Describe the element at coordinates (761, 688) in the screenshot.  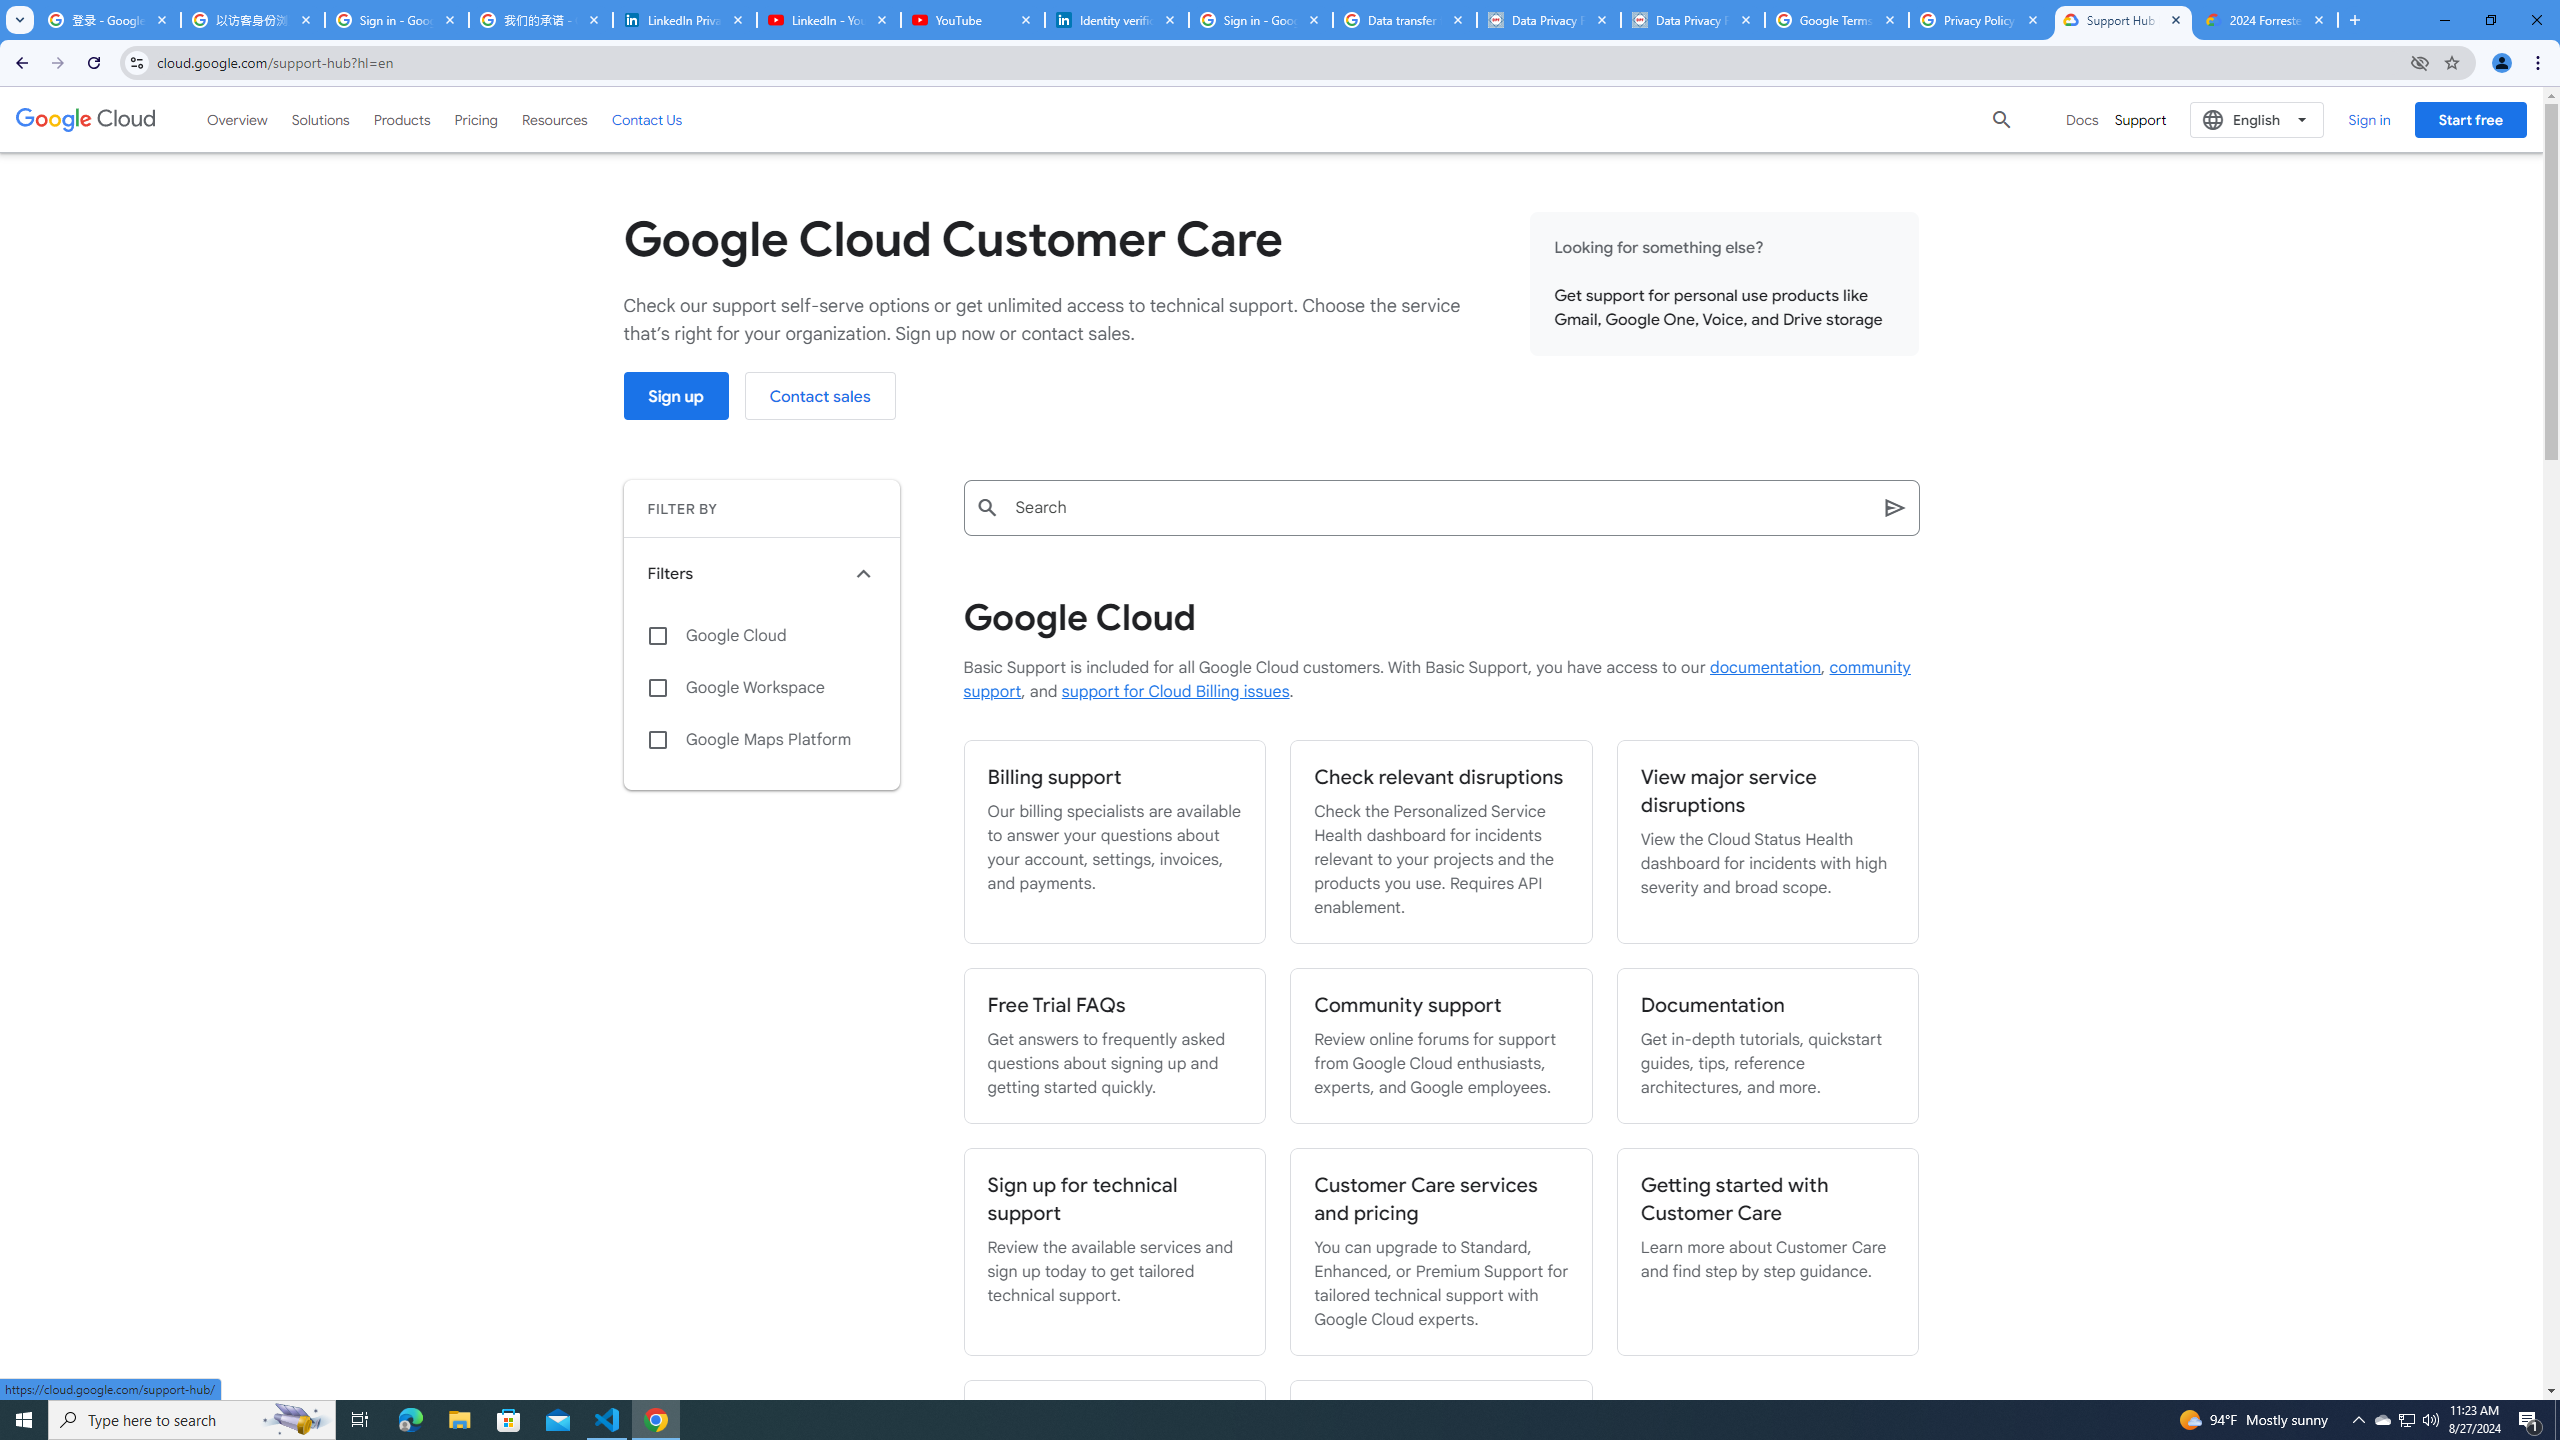
I see `'Google Workspace'` at that location.